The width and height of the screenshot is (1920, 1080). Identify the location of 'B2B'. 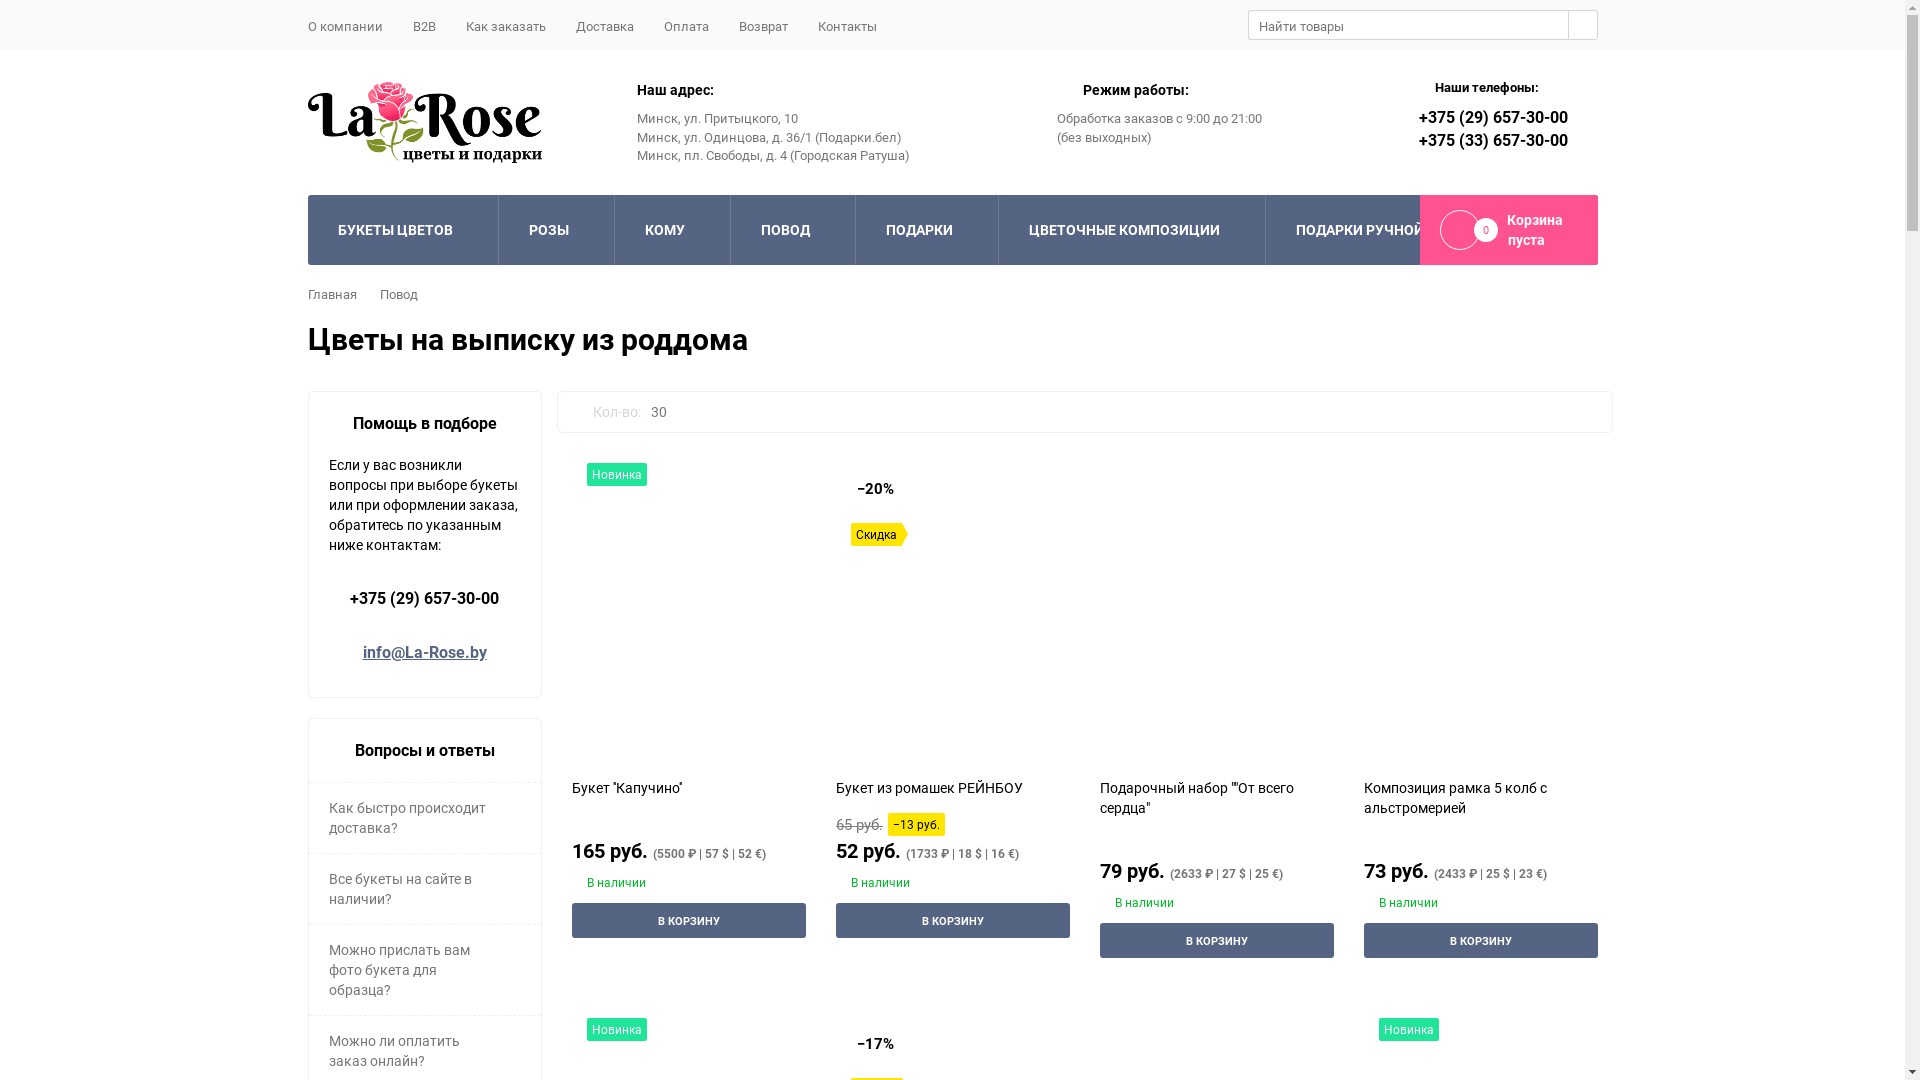
(422, 26).